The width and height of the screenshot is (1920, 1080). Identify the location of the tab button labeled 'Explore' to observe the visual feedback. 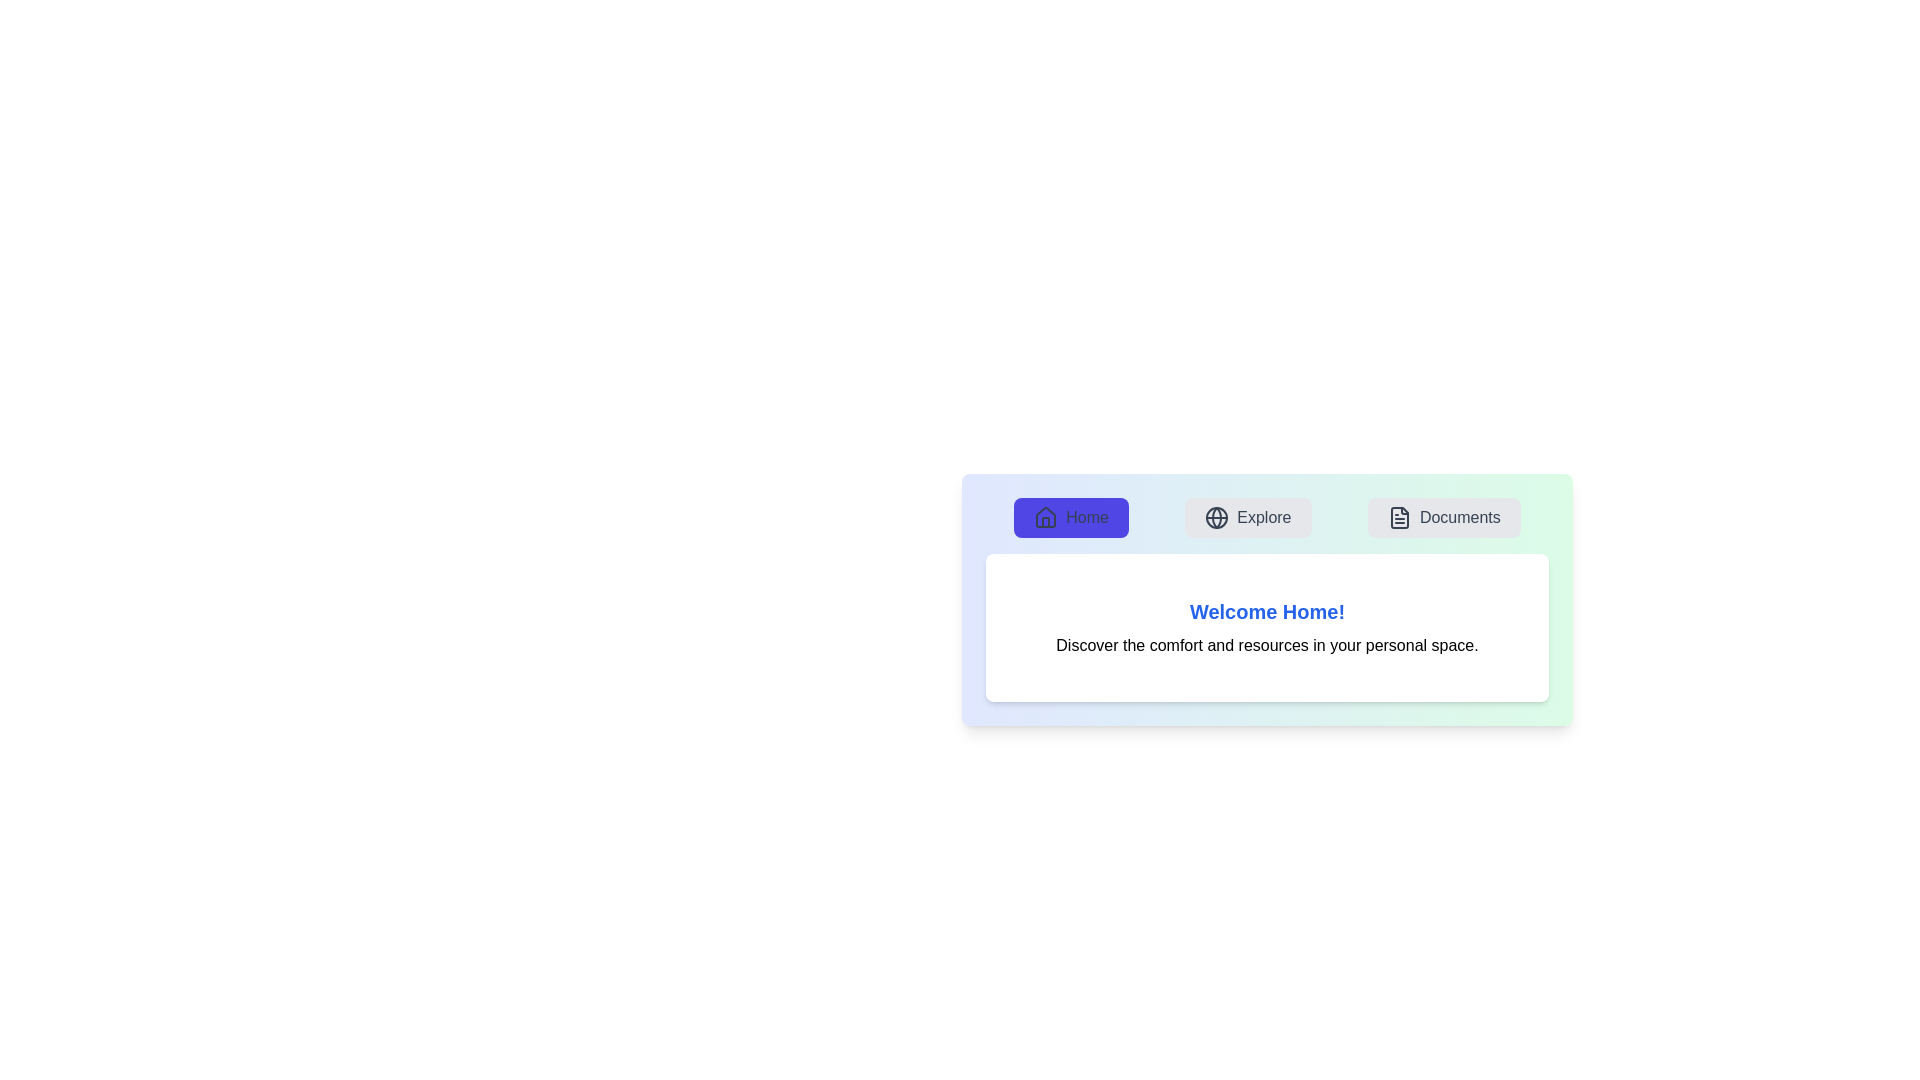
(1247, 516).